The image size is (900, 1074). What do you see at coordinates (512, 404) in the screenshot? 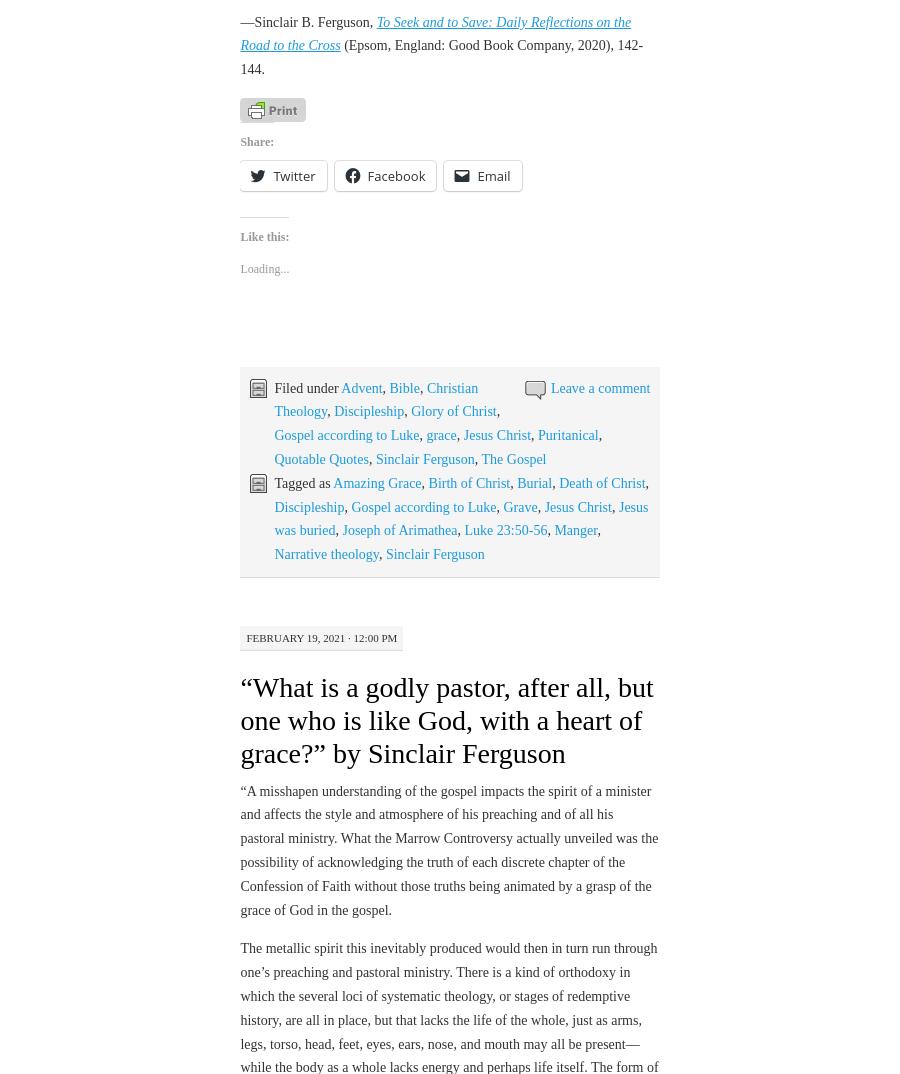
I see `'The Gospel'` at bounding box center [512, 404].